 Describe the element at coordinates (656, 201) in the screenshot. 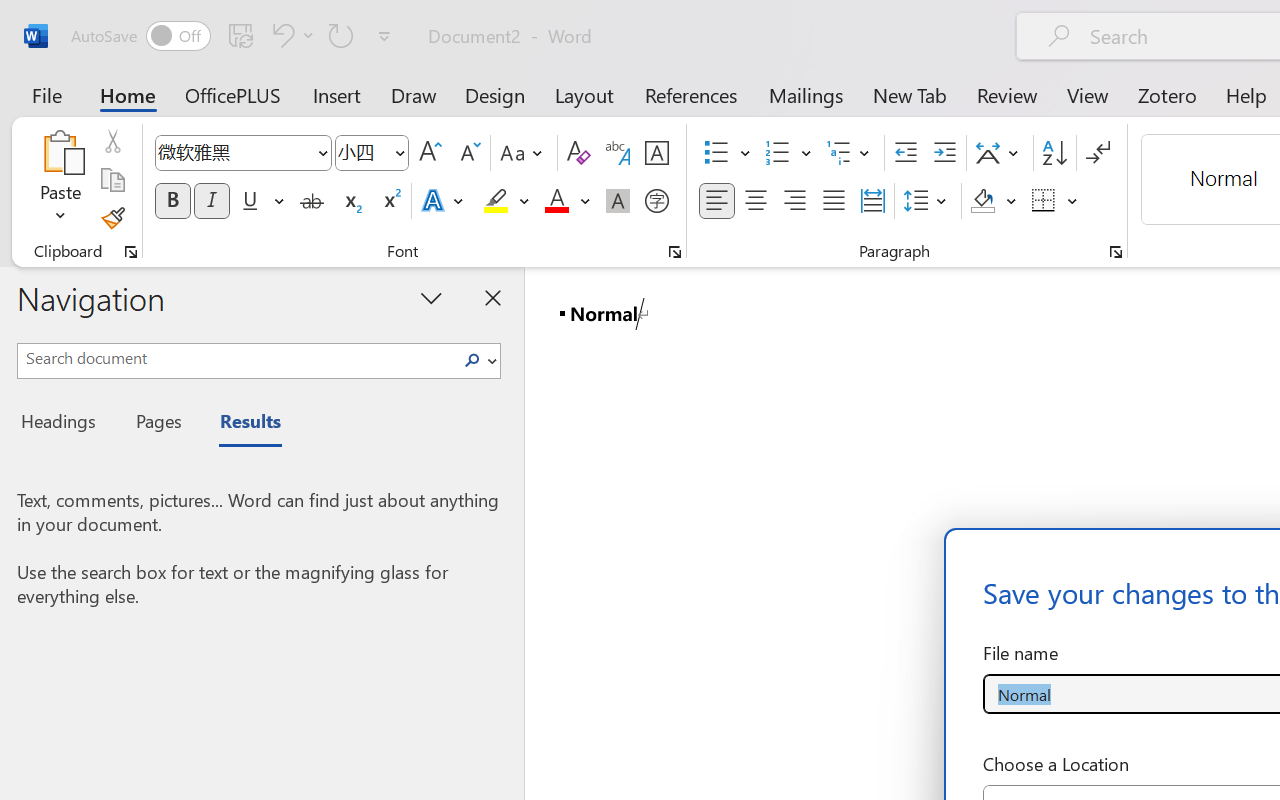

I see `'Enclose Characters...'` at that location.